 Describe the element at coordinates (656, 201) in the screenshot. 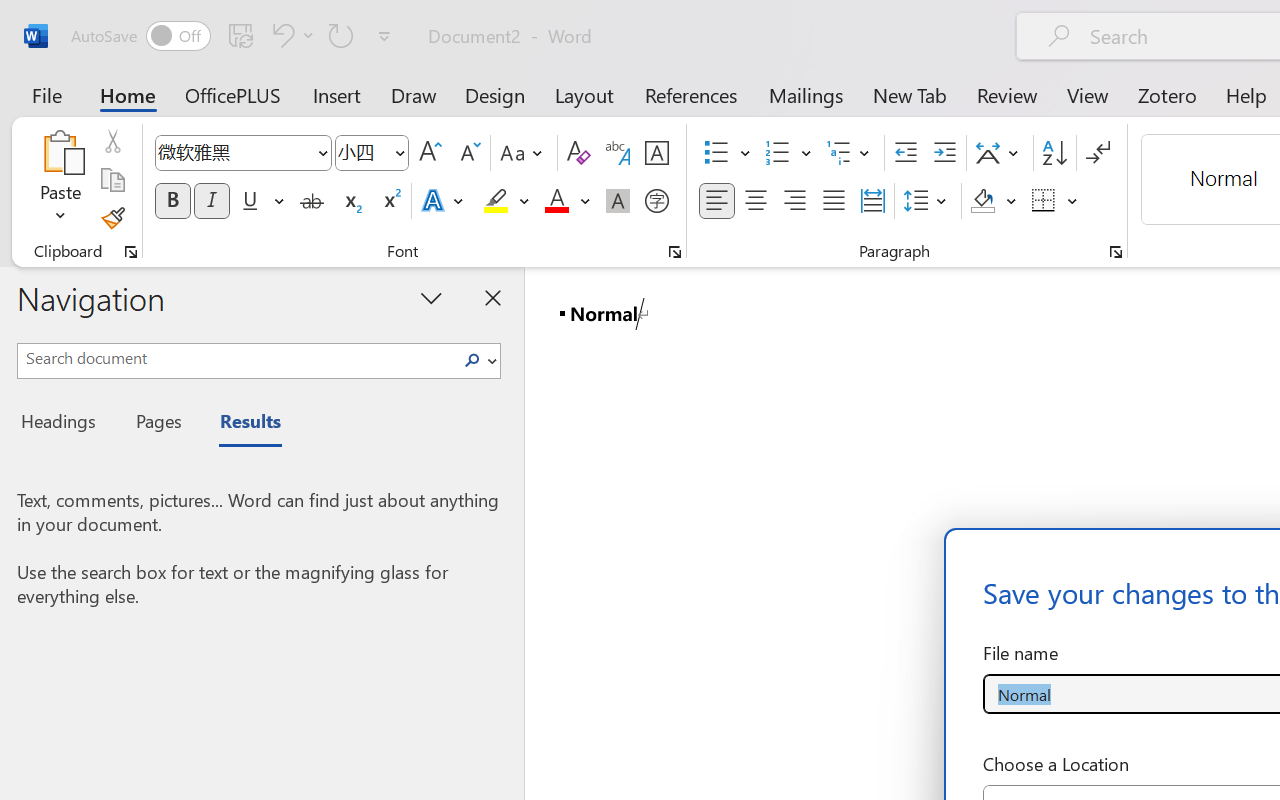

I see `'Enclose Characters...'` at that location.